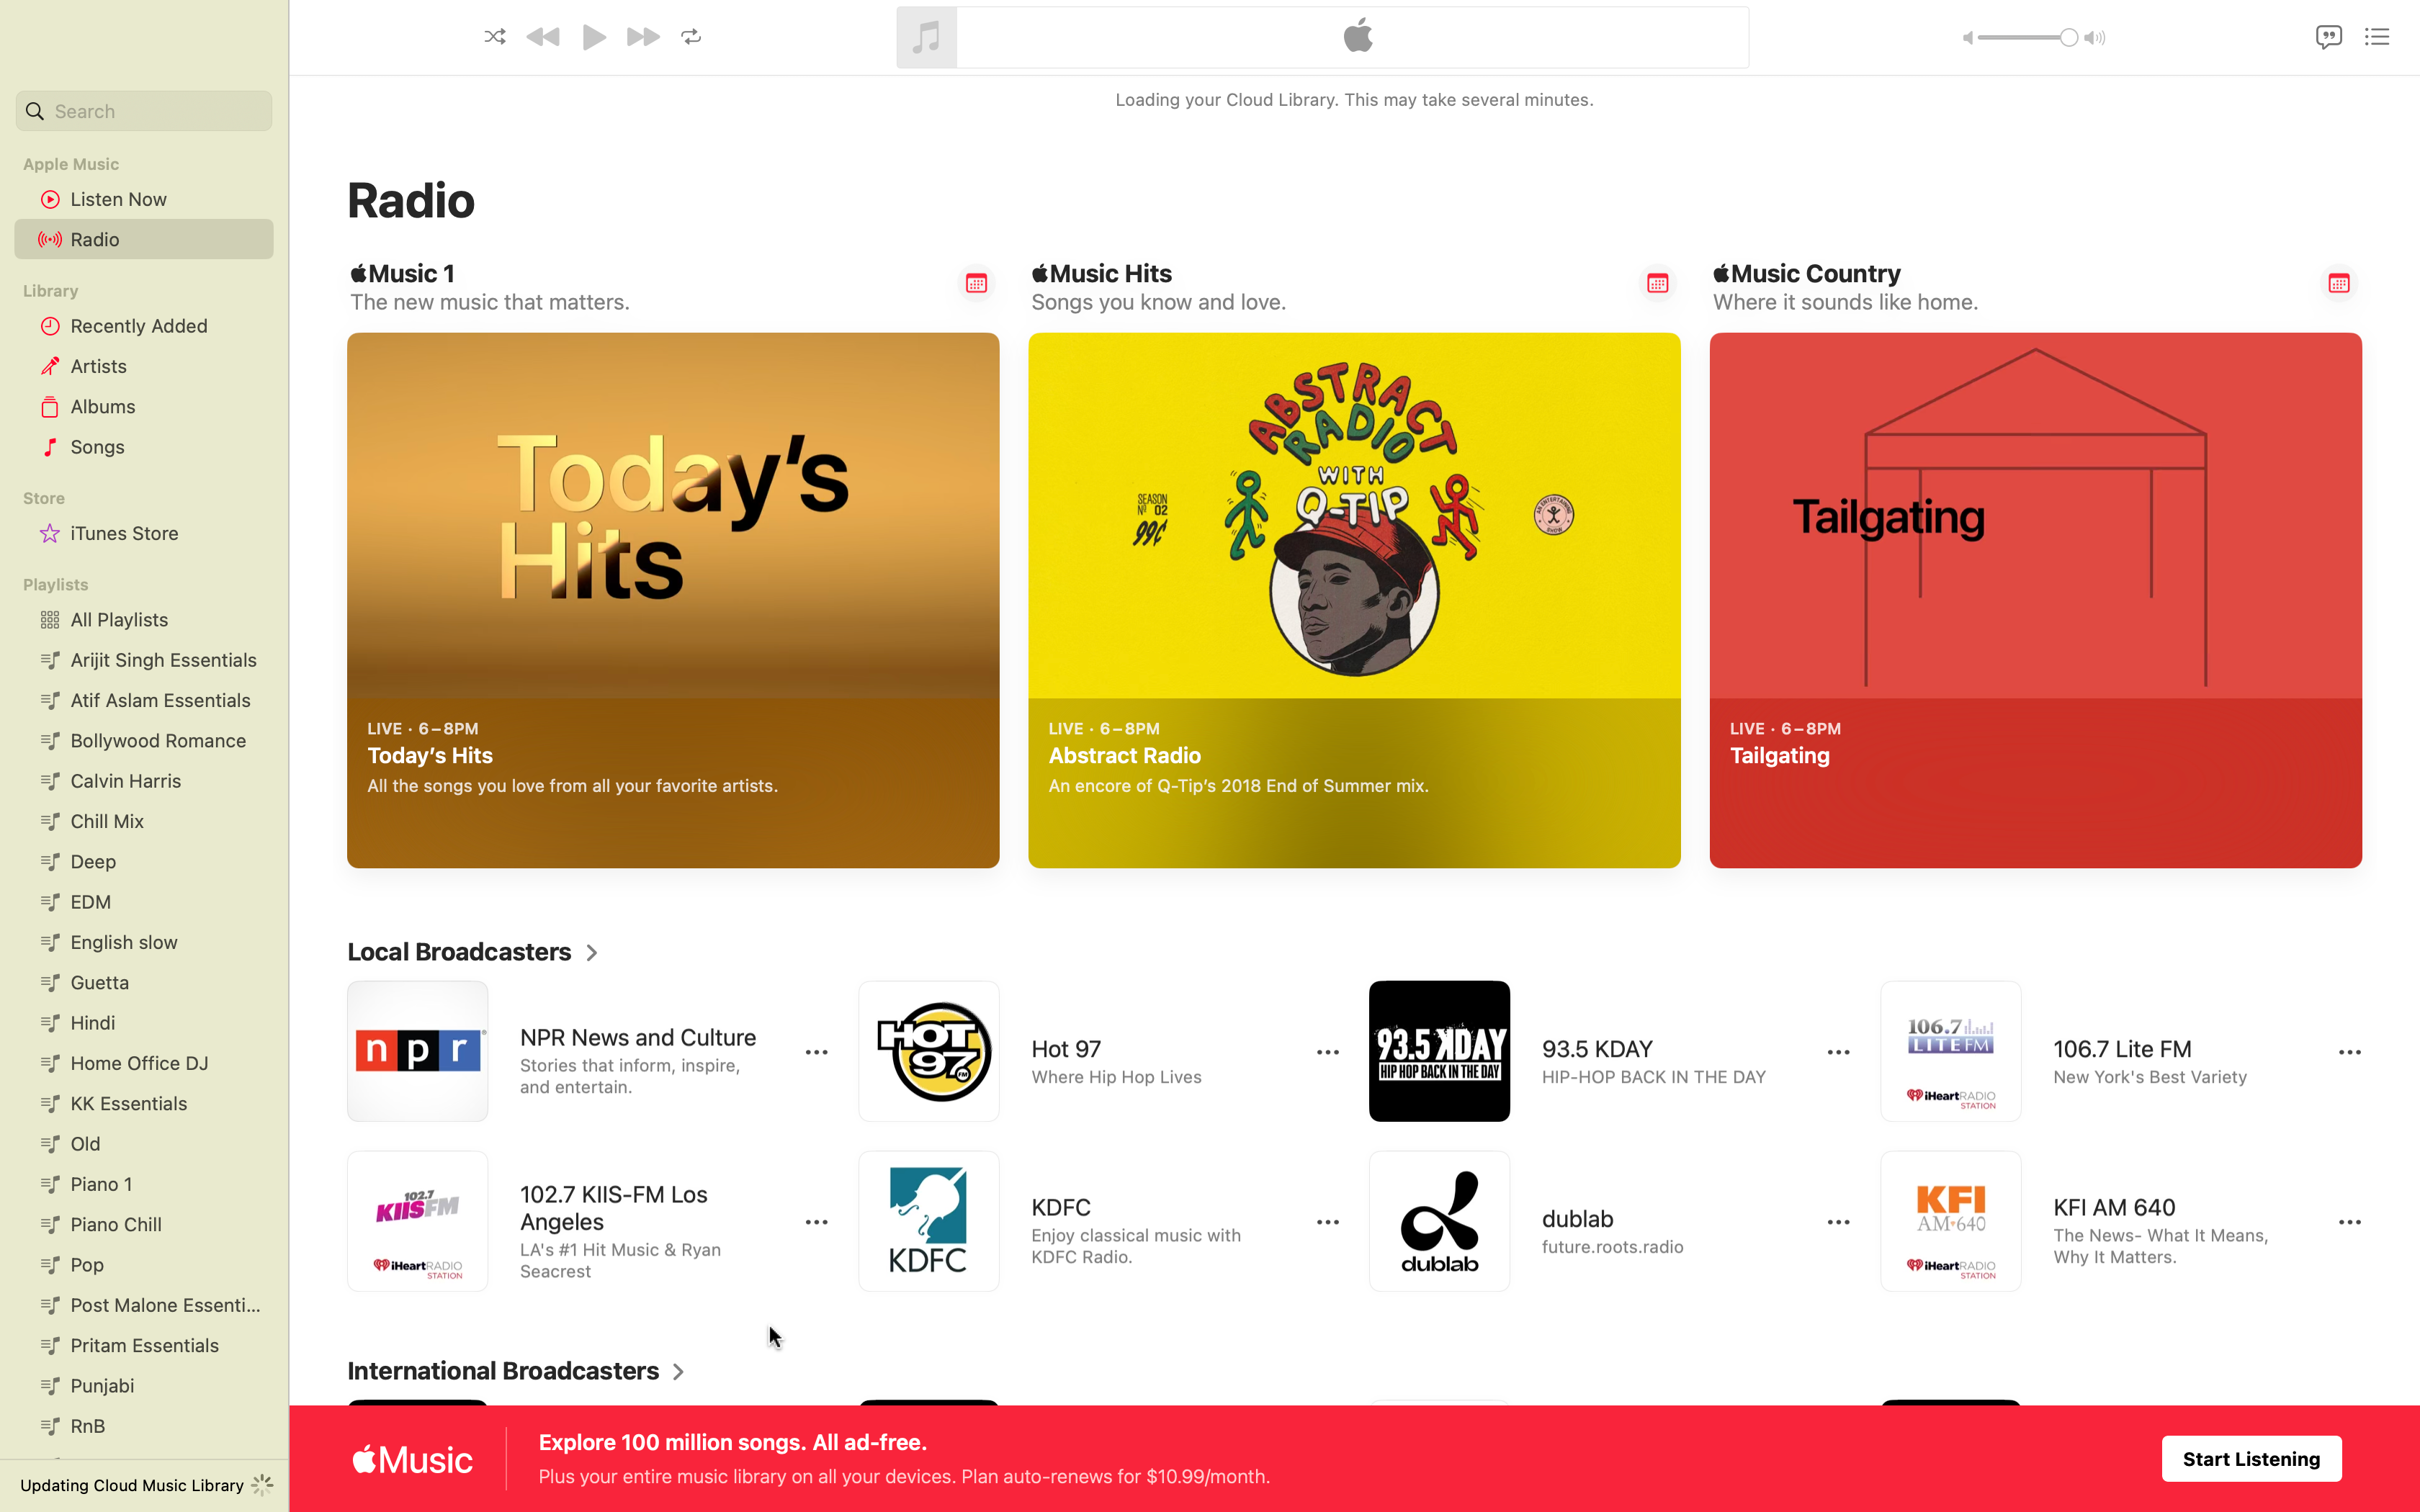  I want to click on Send alert for Country Music, so click(2339, 281).